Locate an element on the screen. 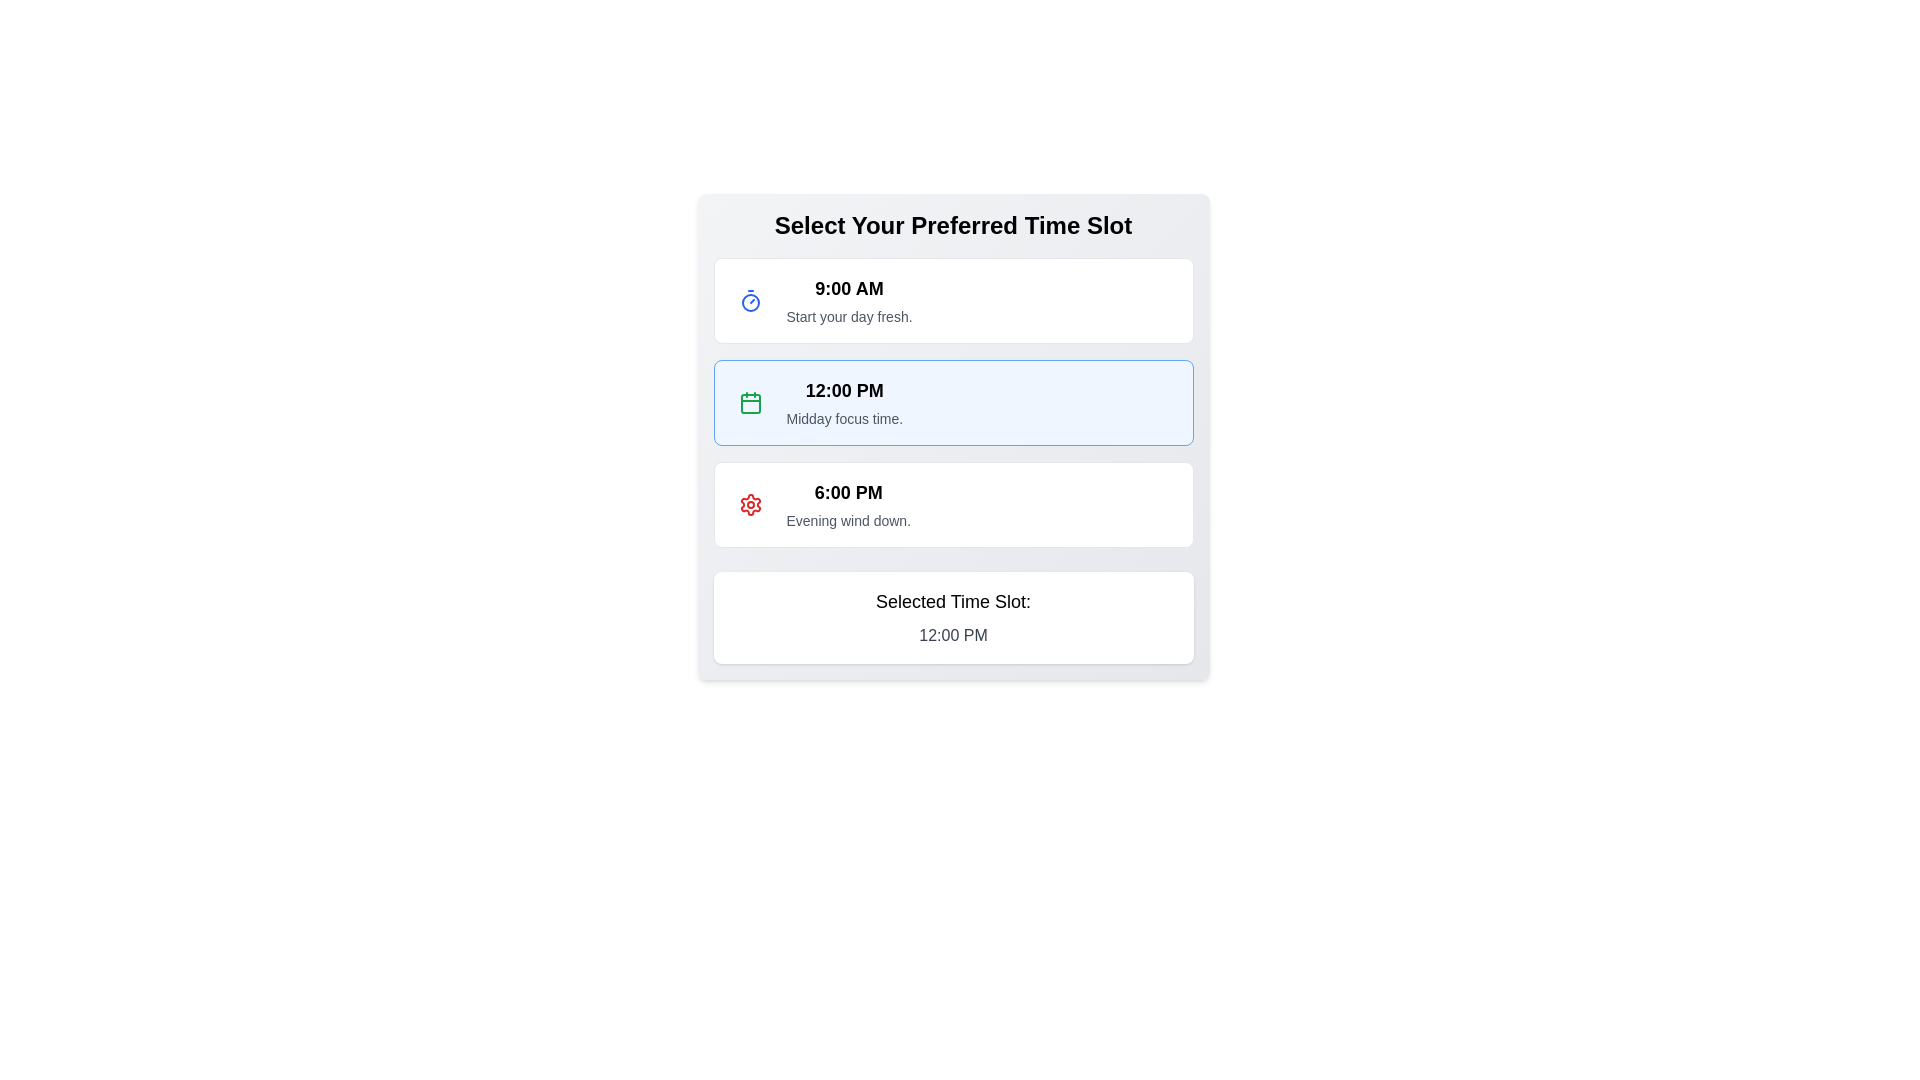 The width and height of the screenshot is (1920, 1080). additional descriptive text element located under the '12:00 PM' label, which provides context about this time slot is located at coordinates (844, 418).